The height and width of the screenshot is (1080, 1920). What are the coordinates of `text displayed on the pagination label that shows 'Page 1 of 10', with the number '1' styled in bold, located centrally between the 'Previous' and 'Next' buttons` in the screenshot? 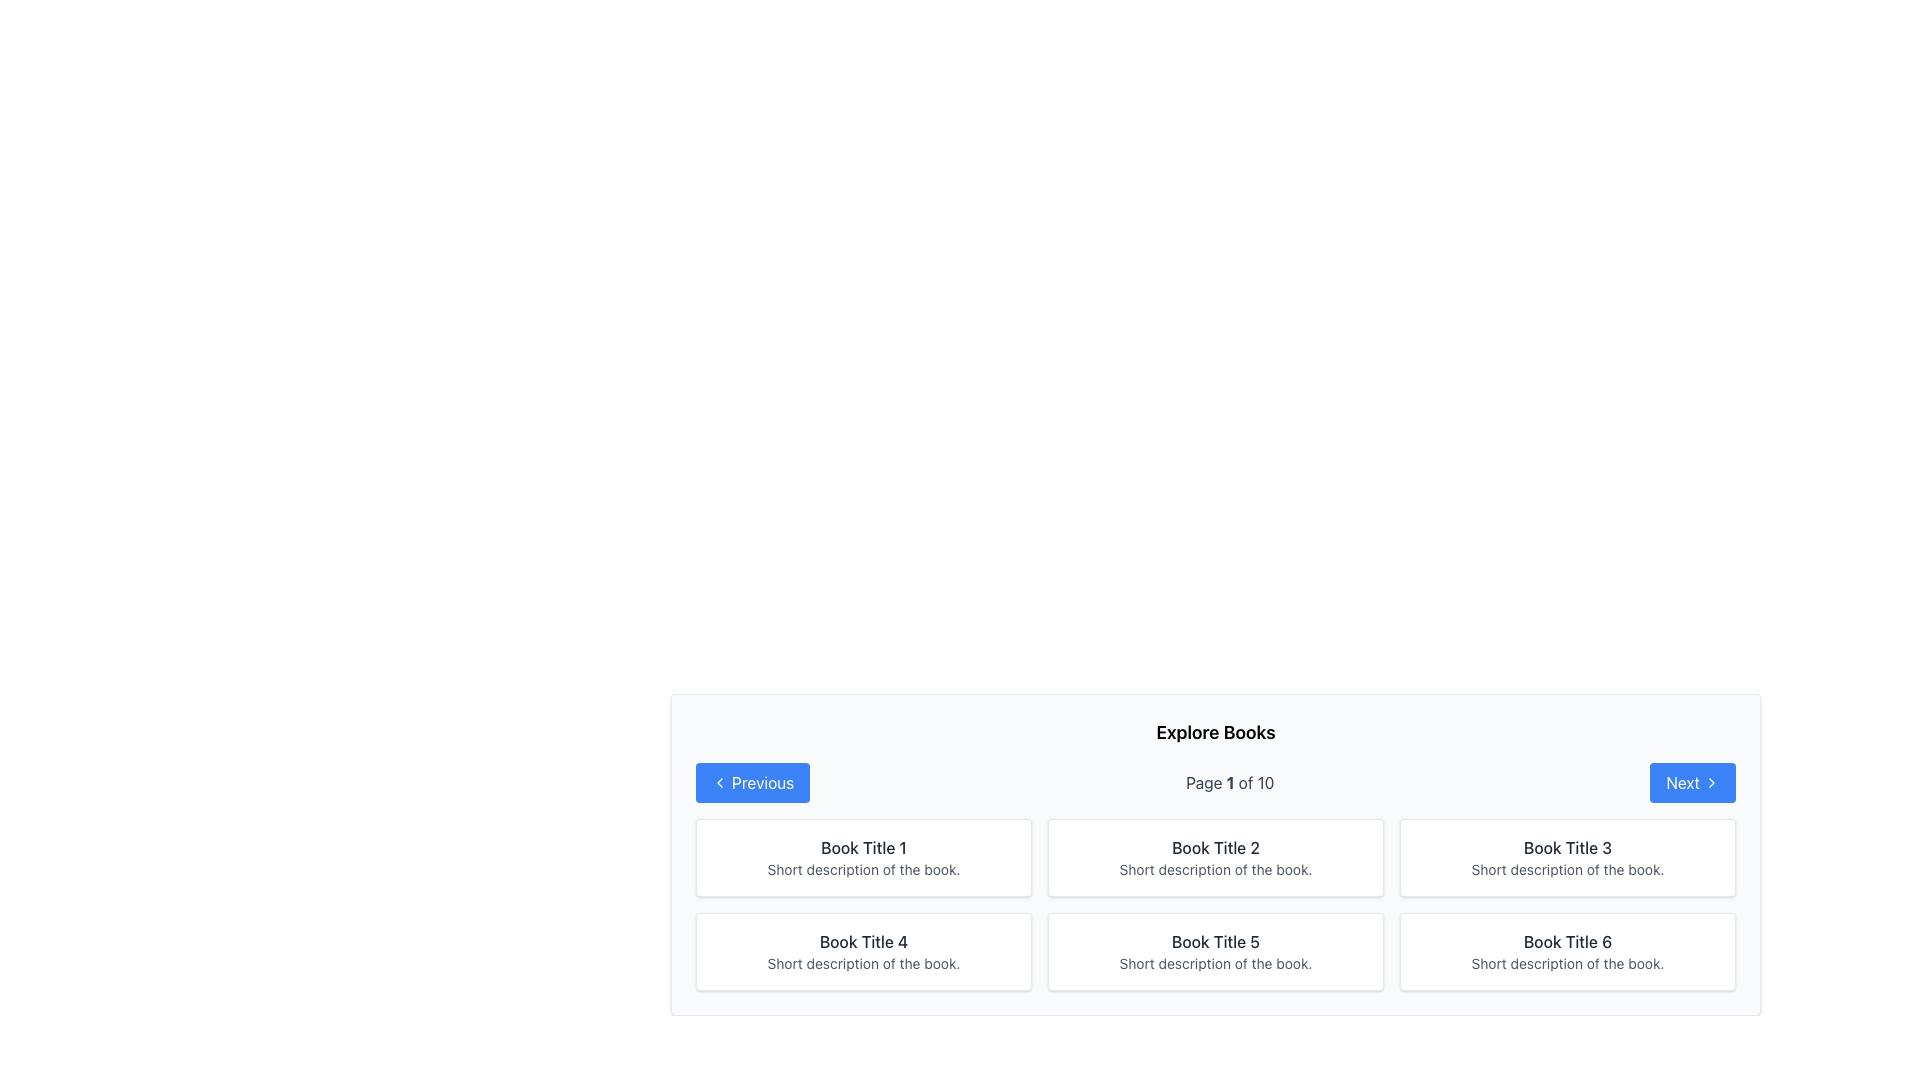 It's located at (1229, 782).